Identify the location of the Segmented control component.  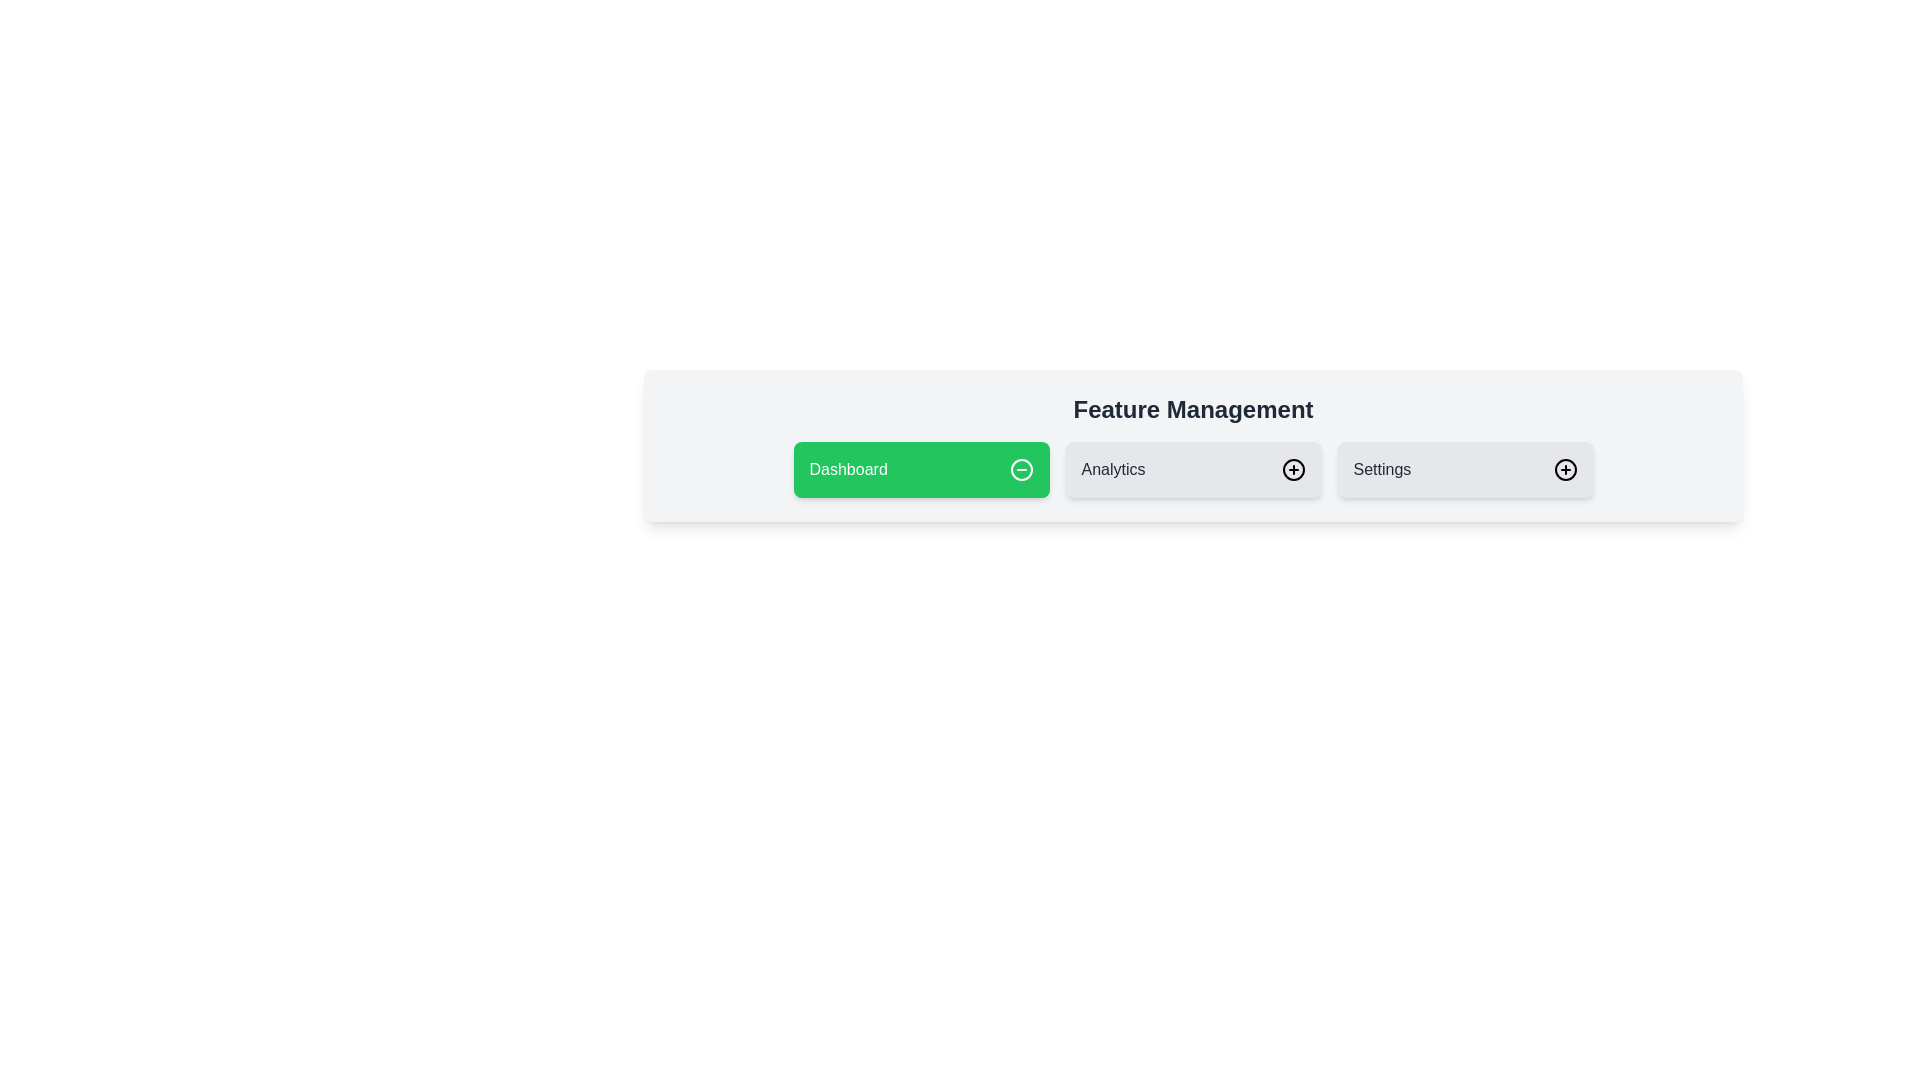
(1193, 470).